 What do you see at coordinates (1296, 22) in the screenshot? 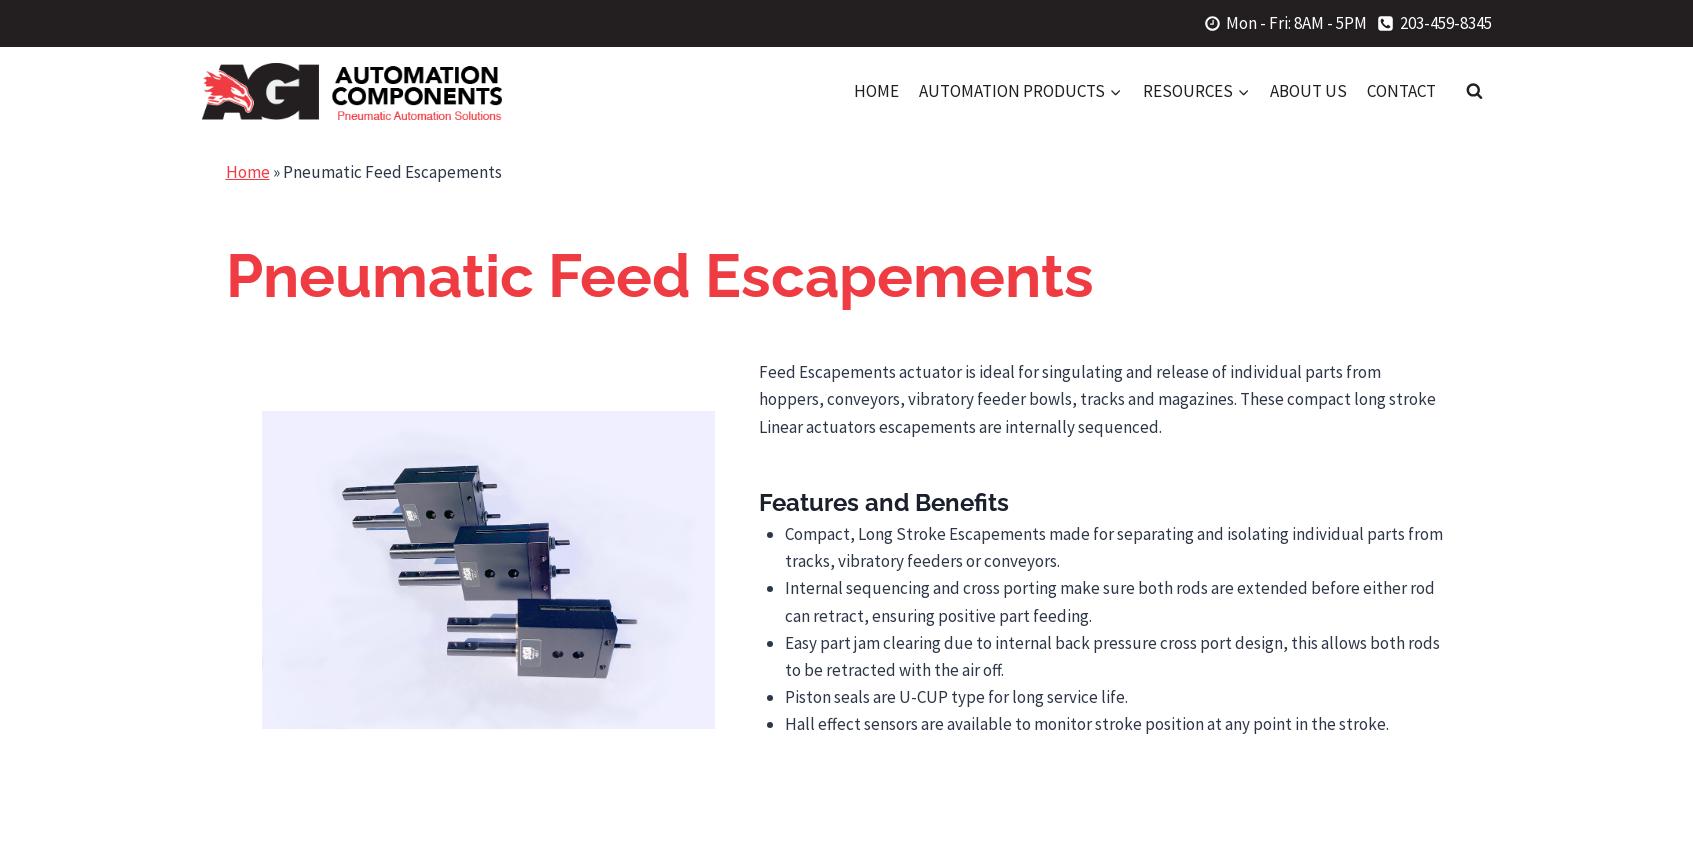
I see `'Mon - Fri: 8AM - 5PM'` at bounding box center [1296, 22].